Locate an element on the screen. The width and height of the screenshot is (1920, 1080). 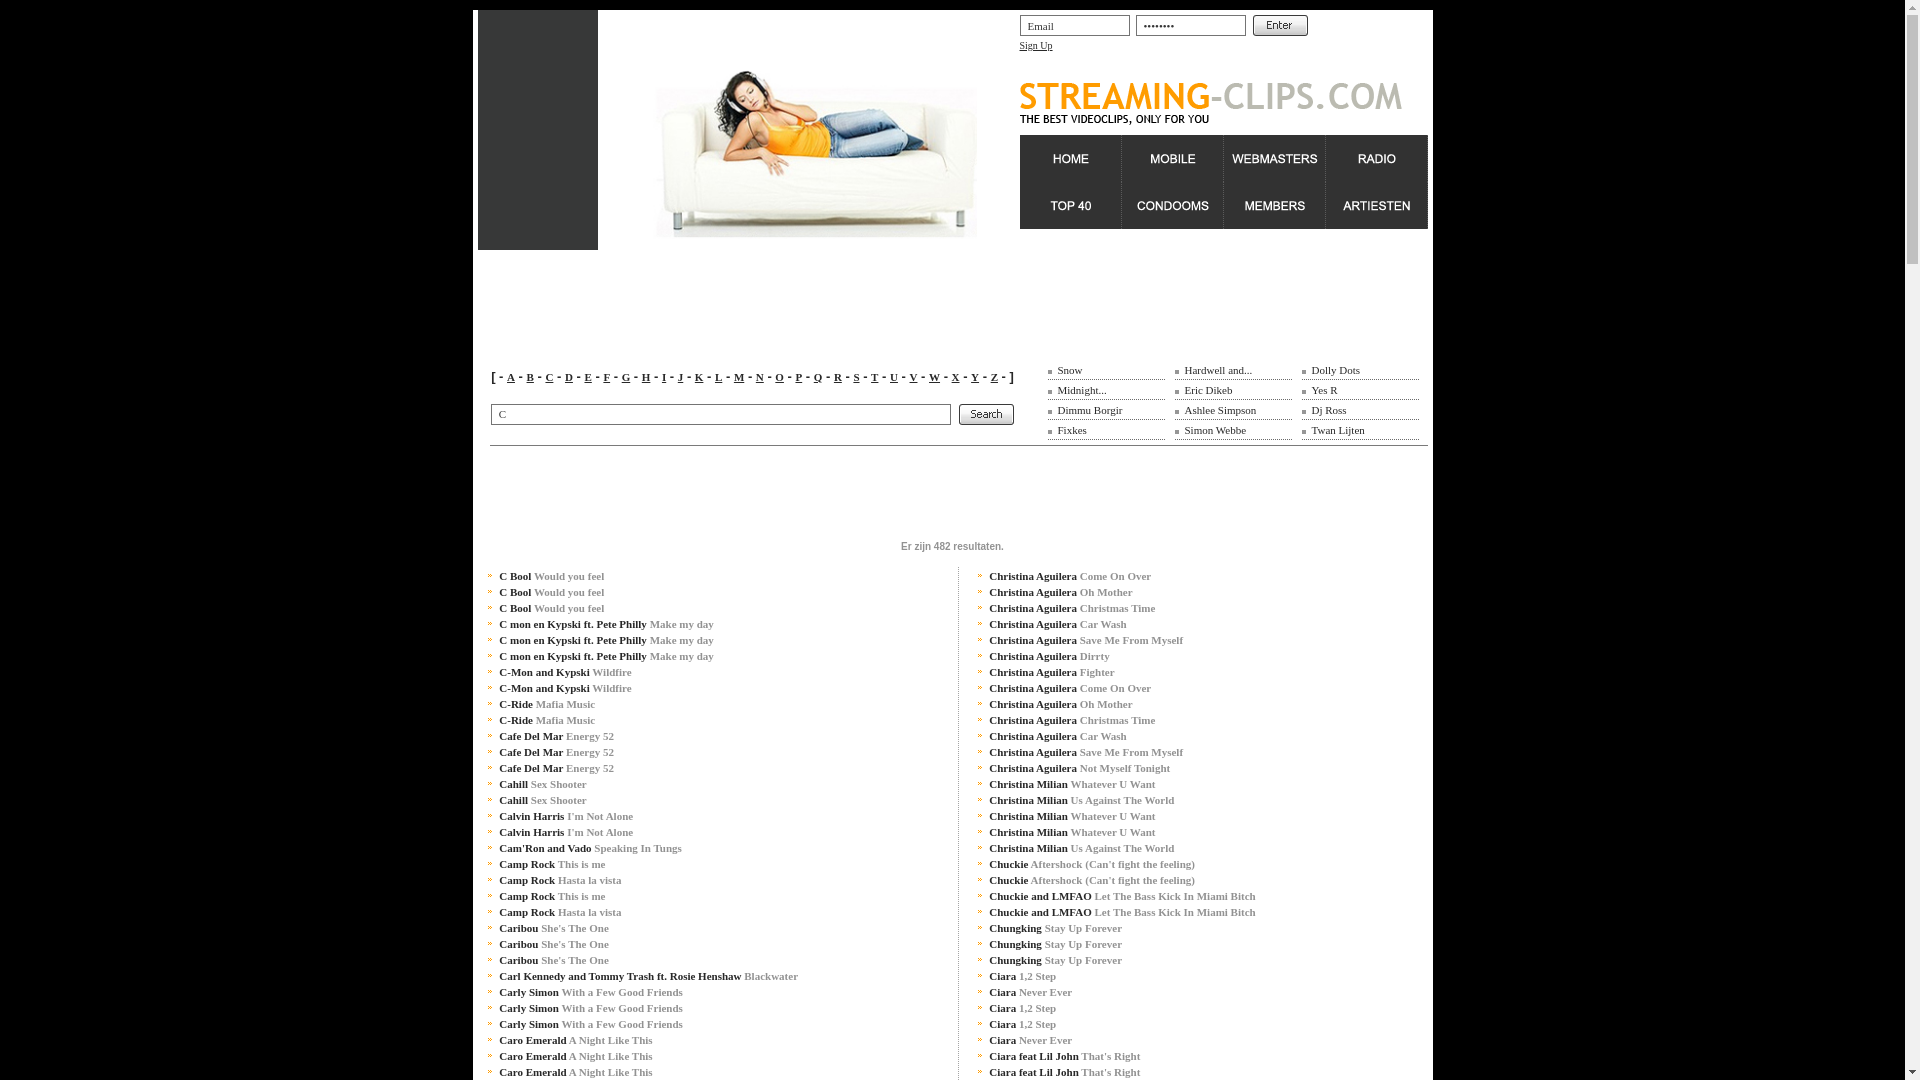
'B' is located at coordinates (530, 377).